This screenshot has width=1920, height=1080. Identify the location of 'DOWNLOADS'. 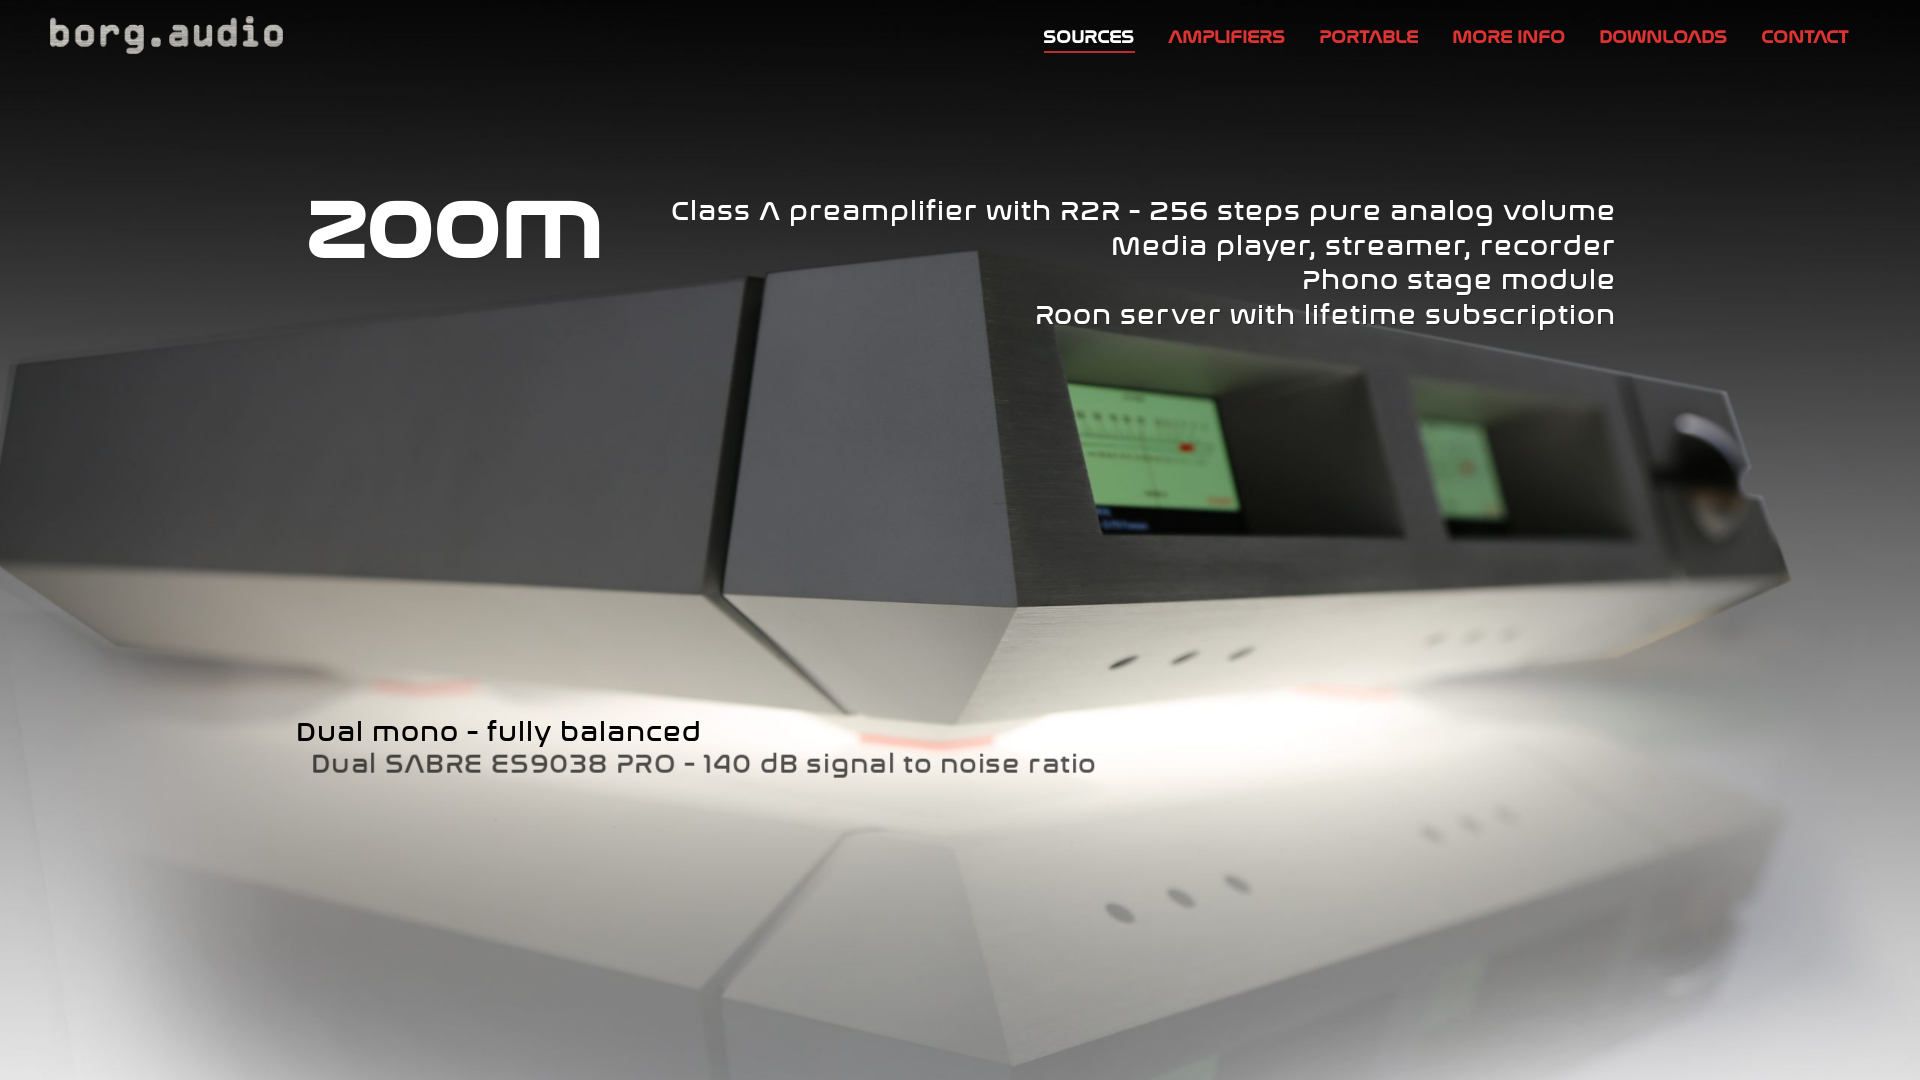
(1586, 34).